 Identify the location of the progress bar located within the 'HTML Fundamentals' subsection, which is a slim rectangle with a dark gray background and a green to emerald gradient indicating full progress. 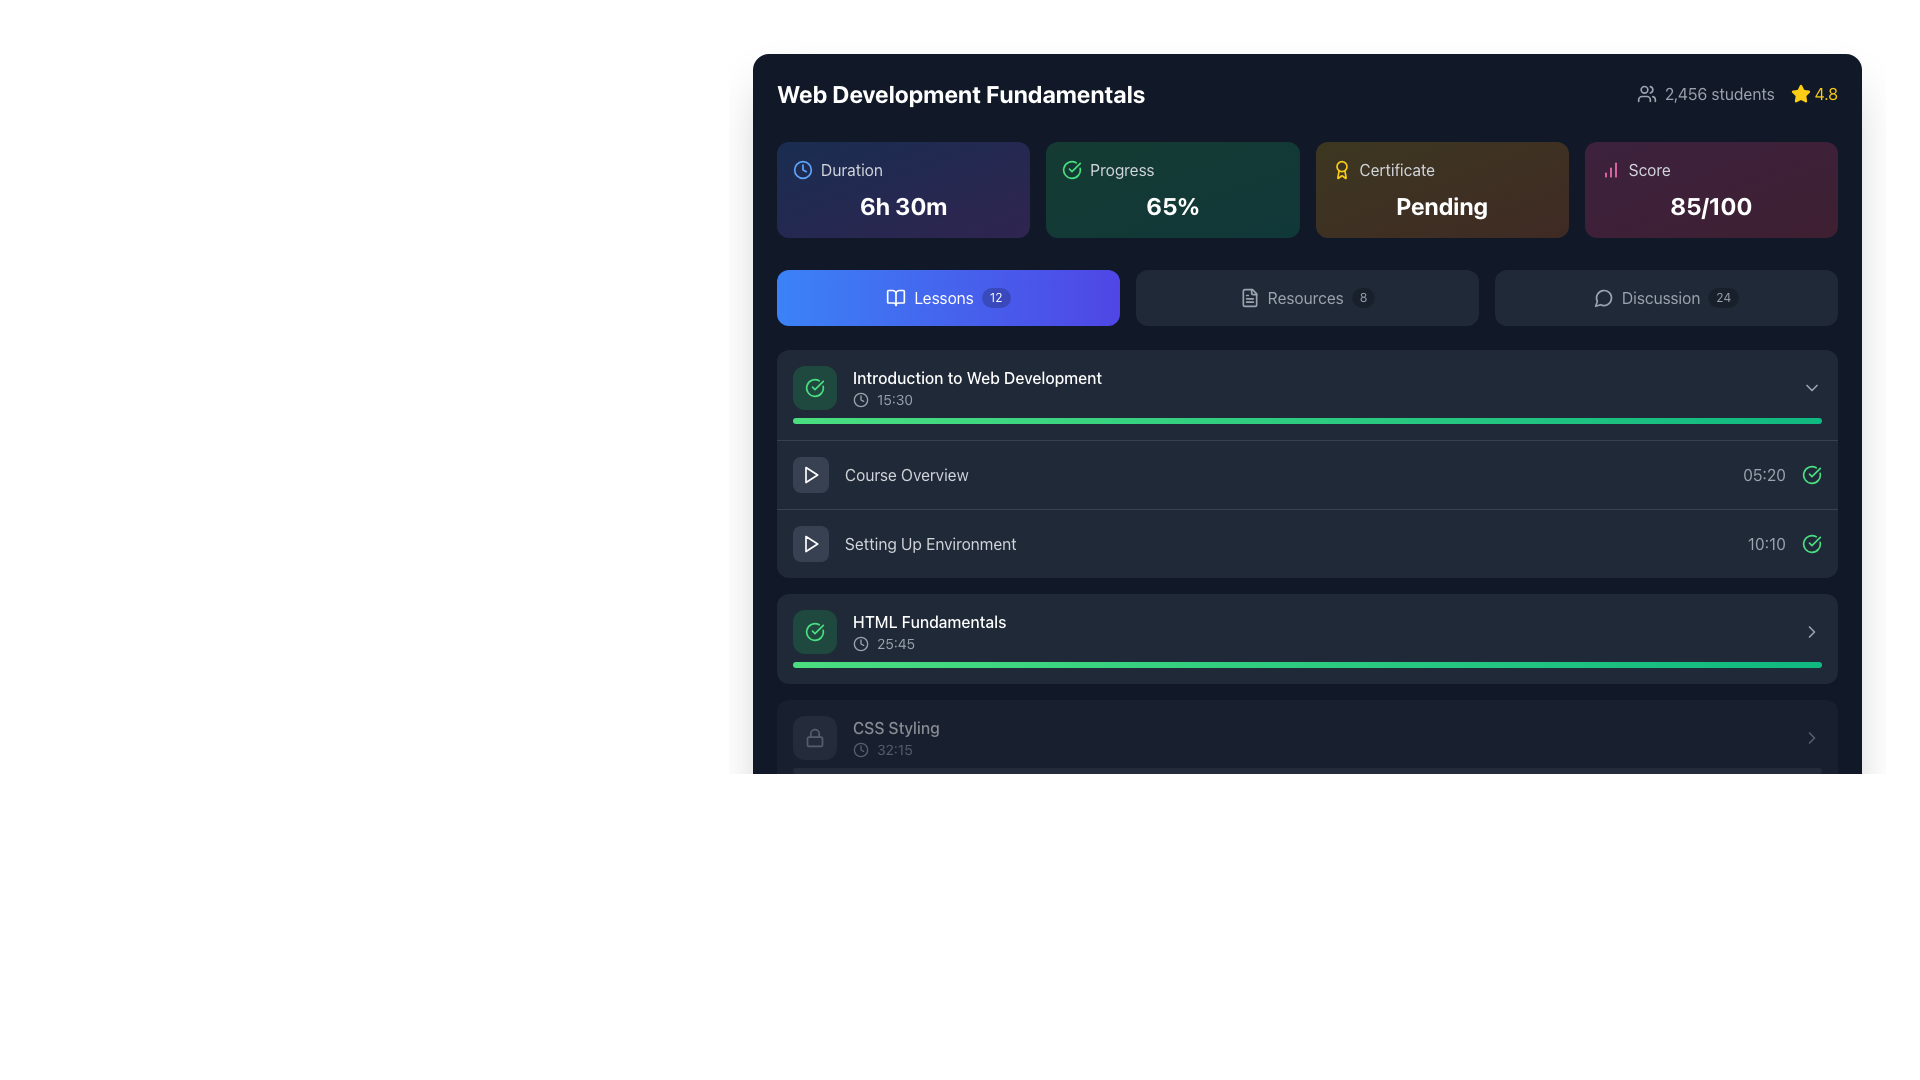
(1307, 664).